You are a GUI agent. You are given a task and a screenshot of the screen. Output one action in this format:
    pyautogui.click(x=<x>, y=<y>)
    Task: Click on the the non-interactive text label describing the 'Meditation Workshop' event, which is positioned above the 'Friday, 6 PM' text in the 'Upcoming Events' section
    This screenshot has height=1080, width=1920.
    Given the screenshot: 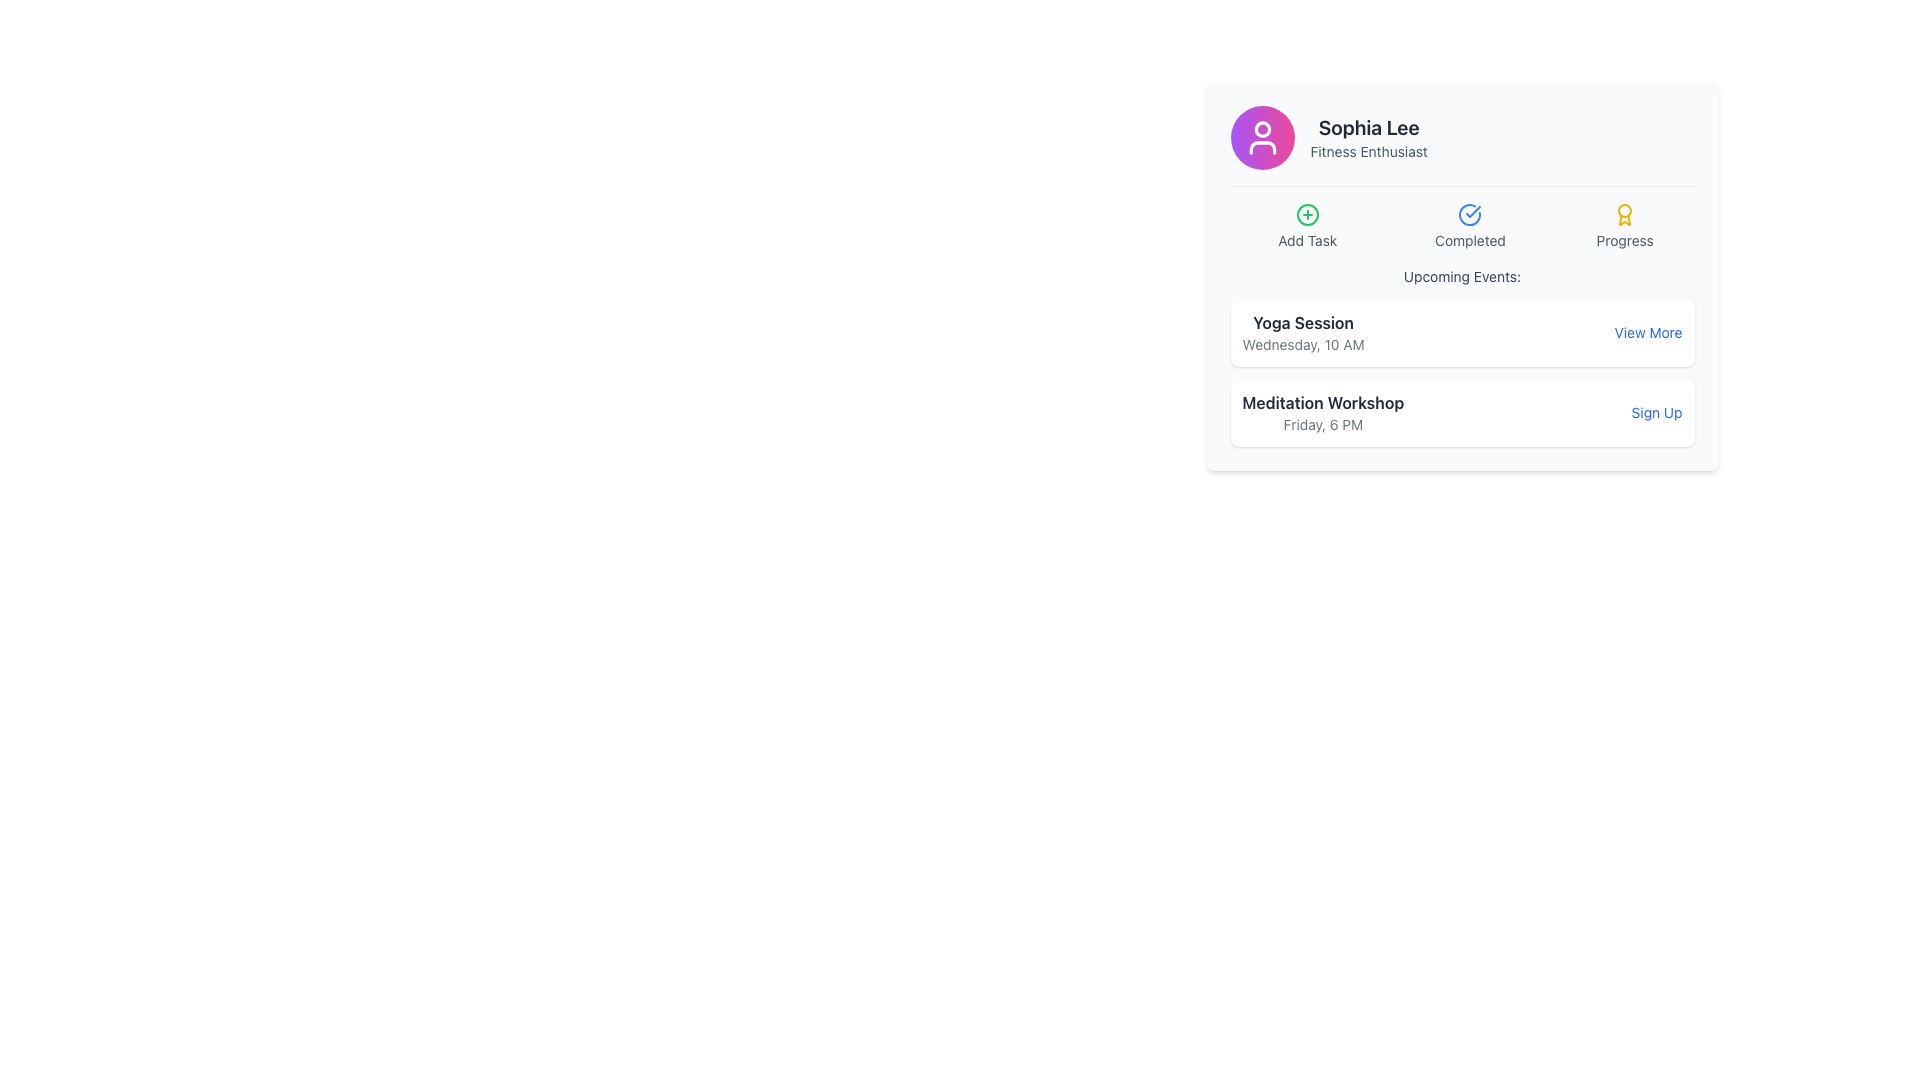 What is the action you would take?
    pyautogui.click(x=1323, y=402)
    